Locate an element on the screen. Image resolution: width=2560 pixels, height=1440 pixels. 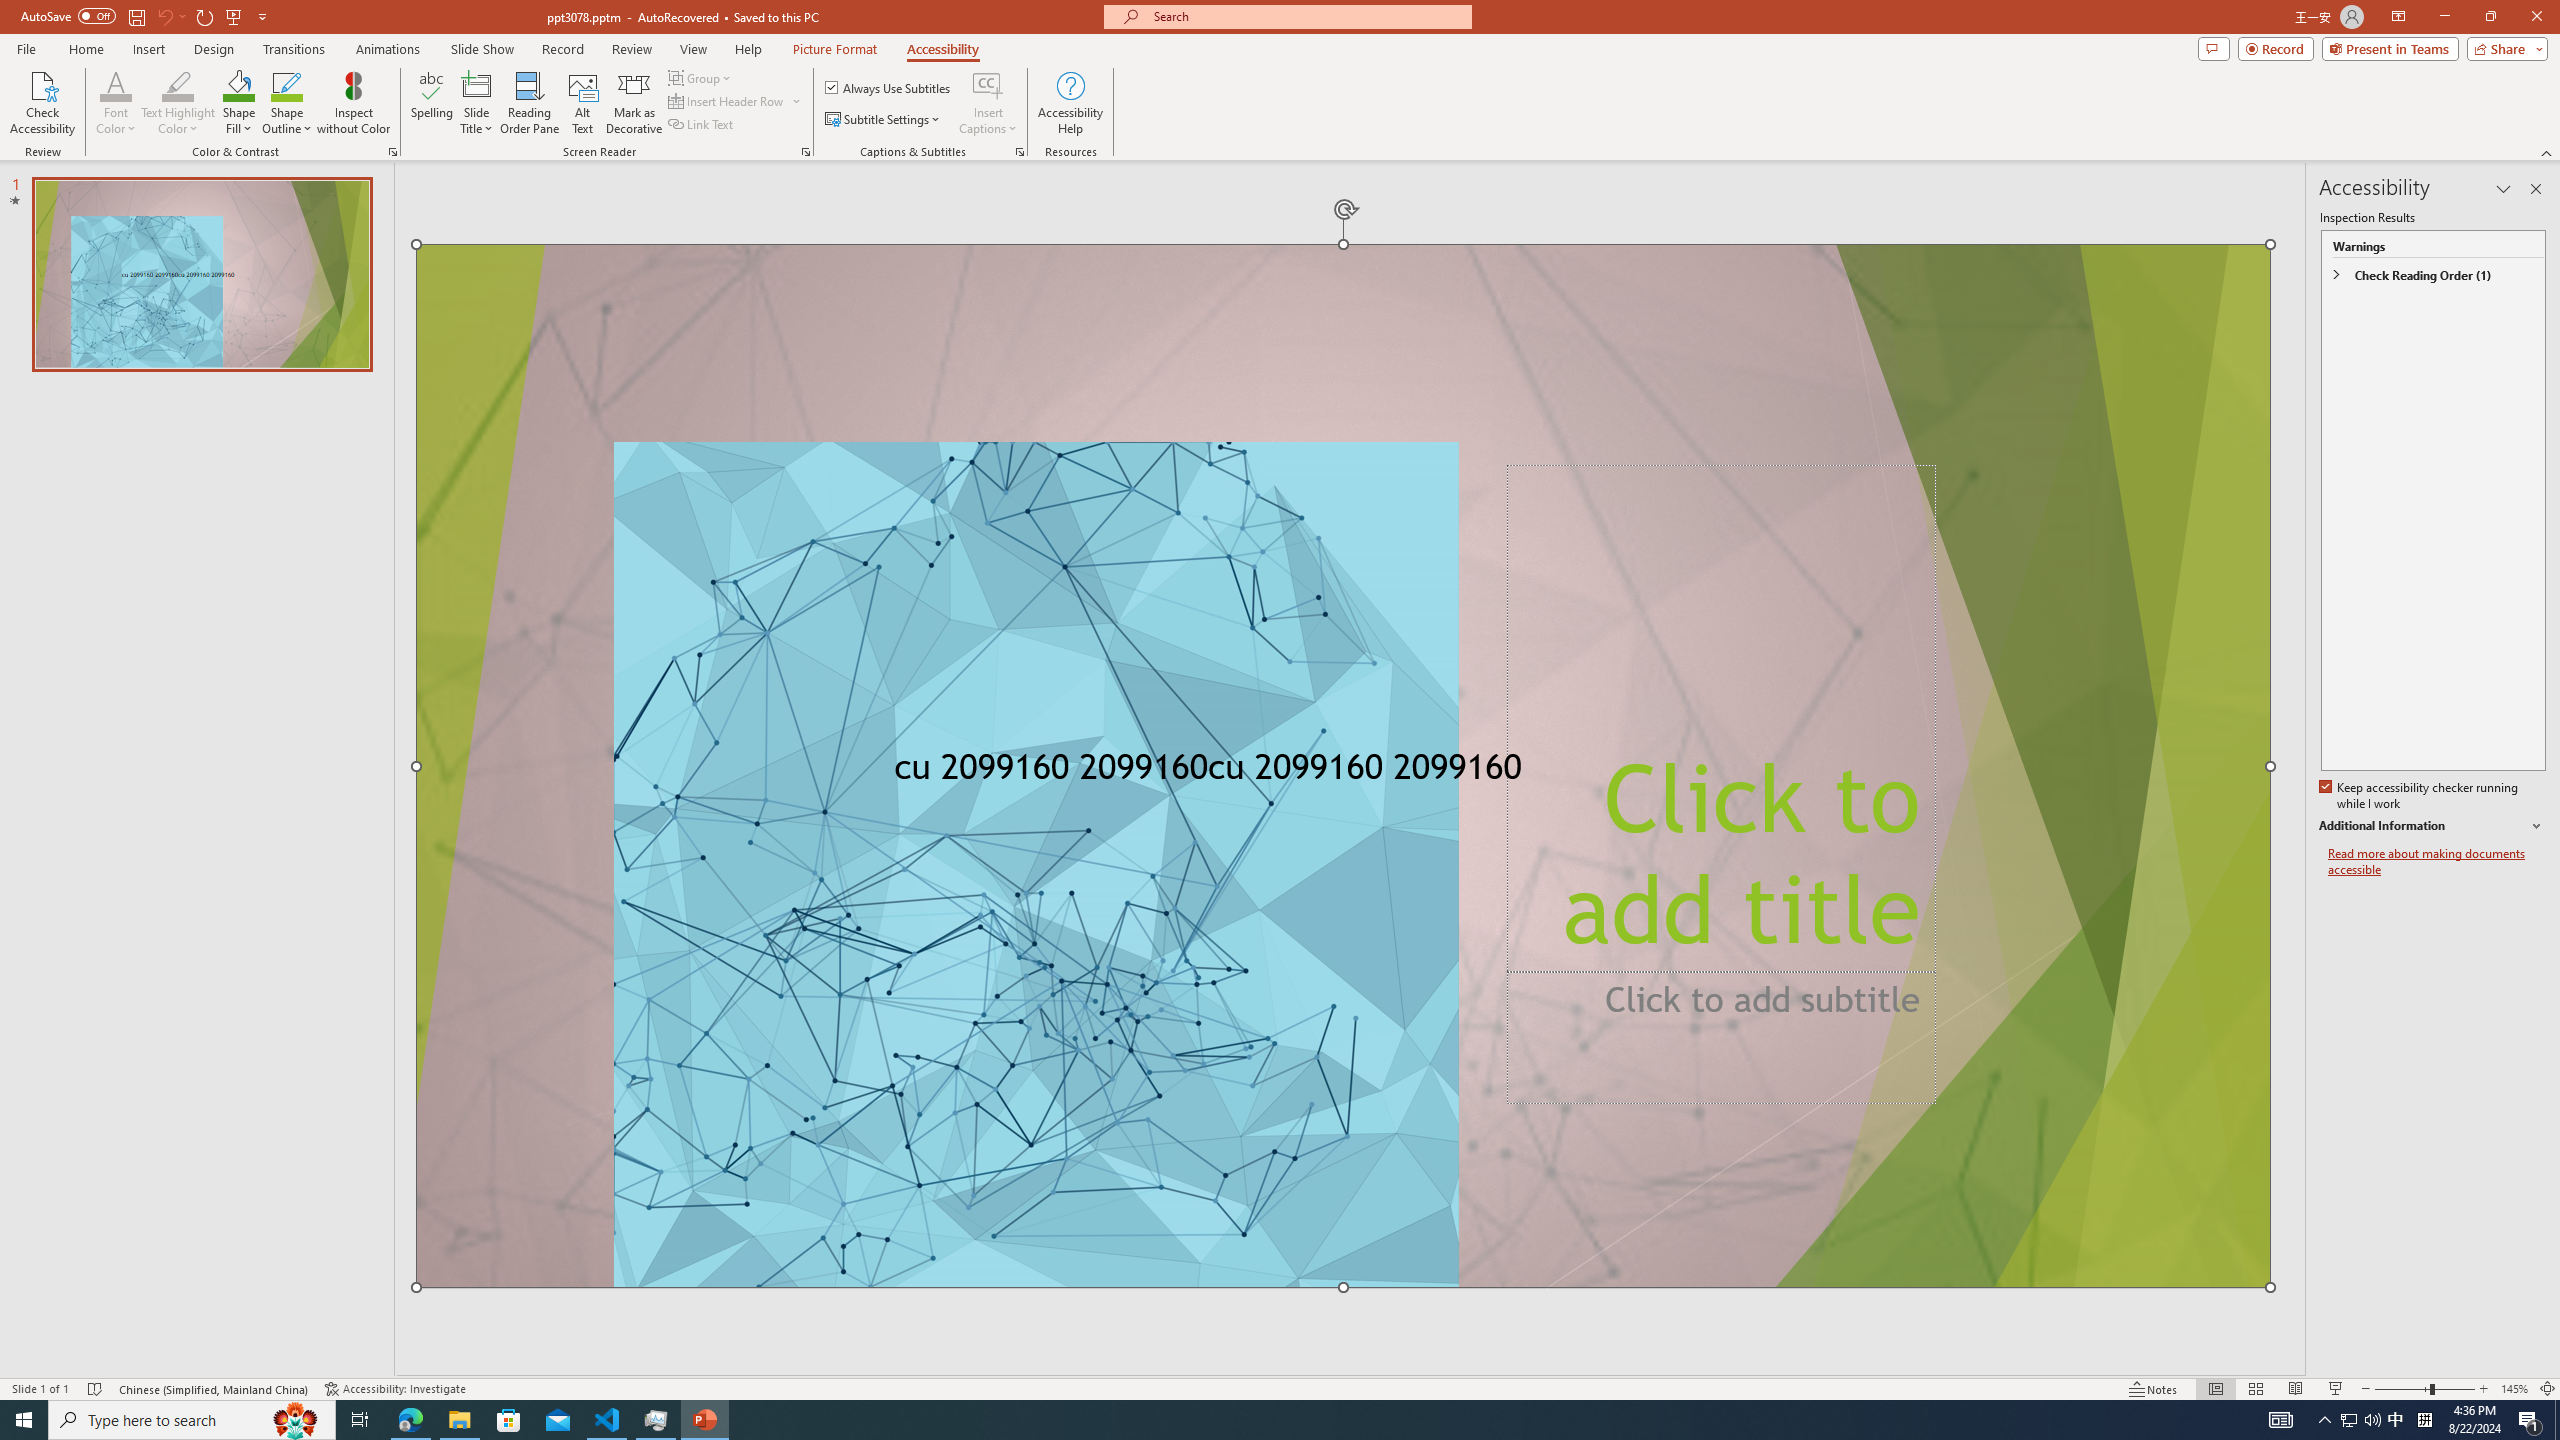
'Inspect without Color' is located at coordinates (354, 103).